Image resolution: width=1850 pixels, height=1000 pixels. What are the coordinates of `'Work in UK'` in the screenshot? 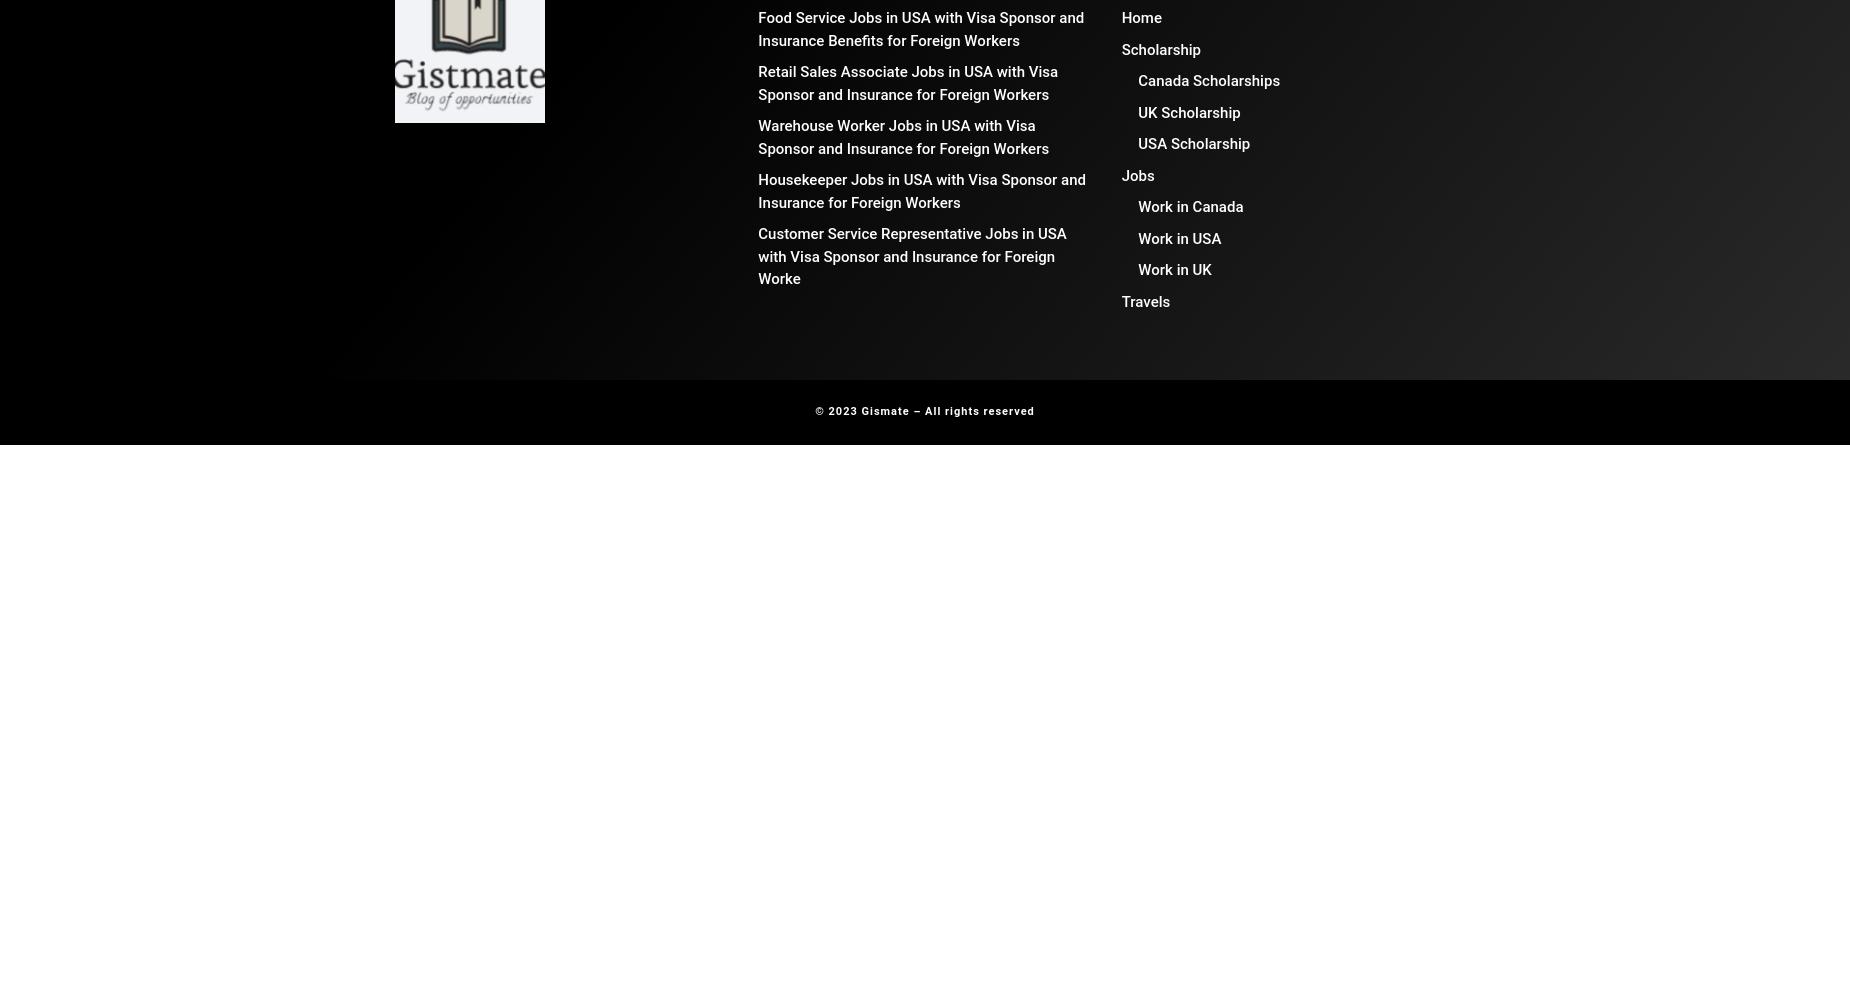 It's located at (1173, 270).